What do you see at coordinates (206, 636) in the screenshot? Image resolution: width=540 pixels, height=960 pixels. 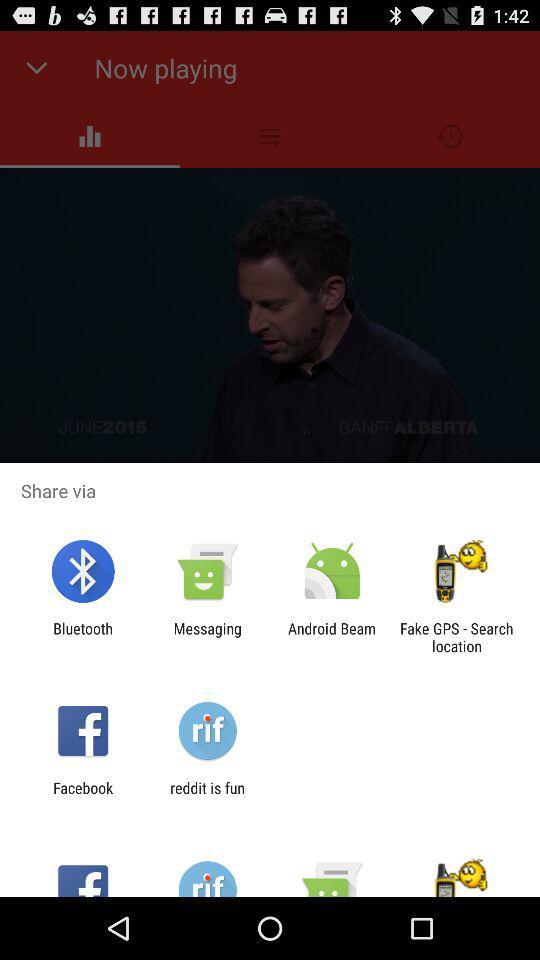 I see `the app to the left of android beam app` at bounding box center [206, 636].